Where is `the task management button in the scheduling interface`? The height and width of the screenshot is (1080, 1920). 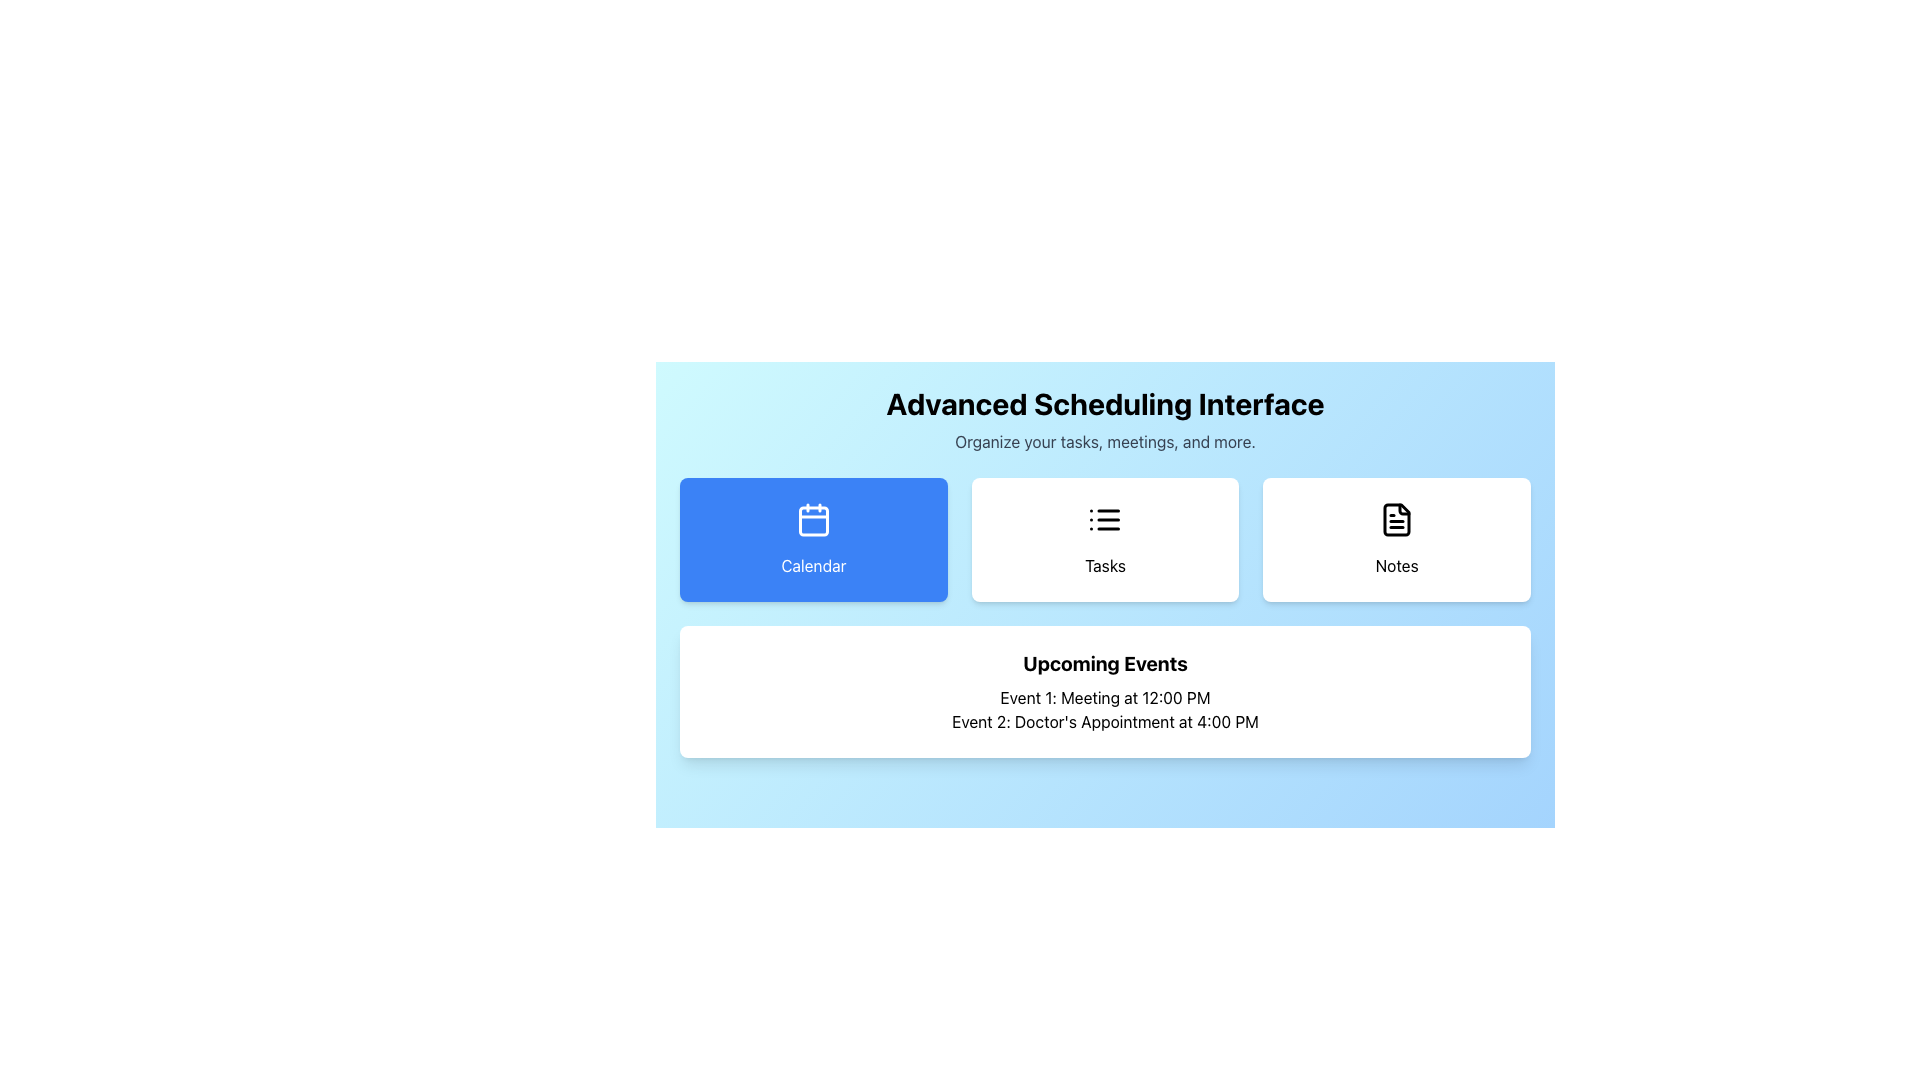 the task management button in the scheduling interface is located at coordinates (1104, 582).